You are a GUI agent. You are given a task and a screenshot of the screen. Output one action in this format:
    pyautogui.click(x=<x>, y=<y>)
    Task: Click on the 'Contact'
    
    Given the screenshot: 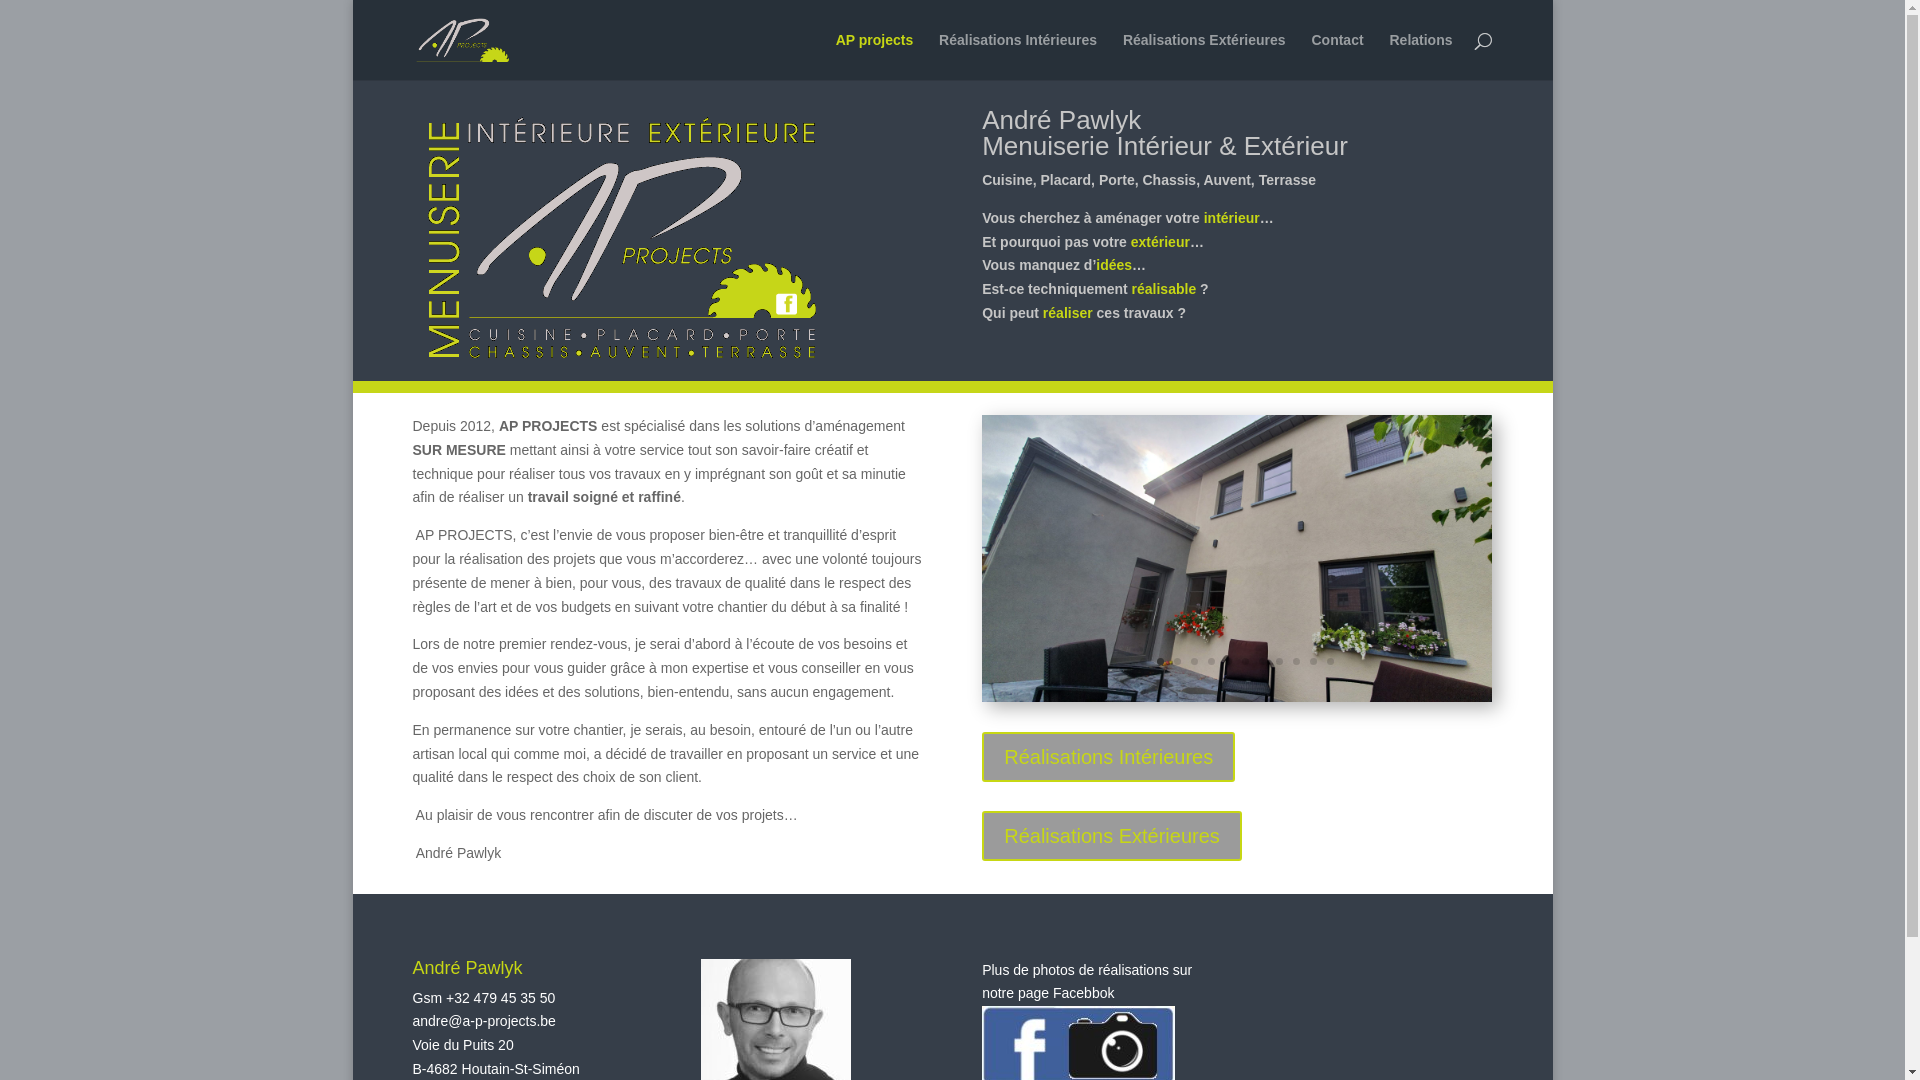 What is the action you would take?
    pyautogui.click(x=1337, y=55)
    